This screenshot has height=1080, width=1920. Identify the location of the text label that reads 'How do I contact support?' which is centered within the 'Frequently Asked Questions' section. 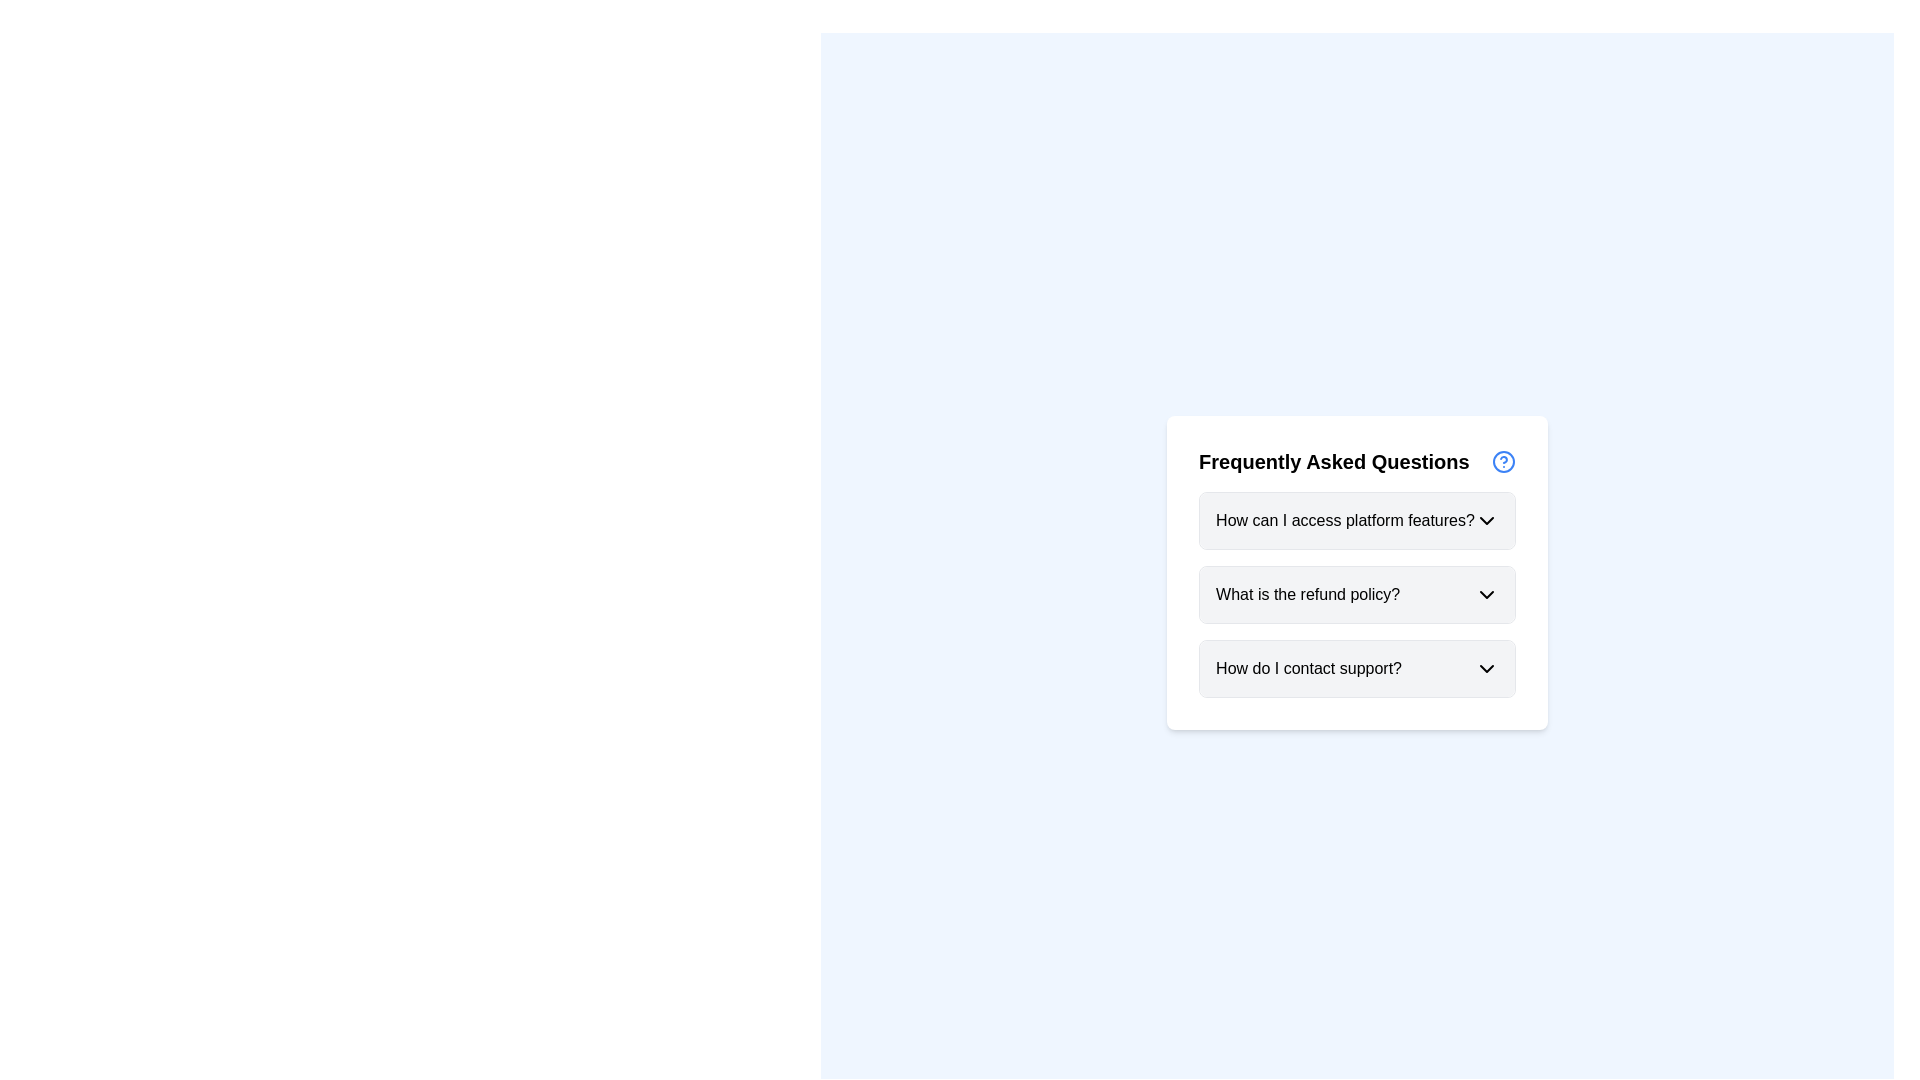
(1309, 668).